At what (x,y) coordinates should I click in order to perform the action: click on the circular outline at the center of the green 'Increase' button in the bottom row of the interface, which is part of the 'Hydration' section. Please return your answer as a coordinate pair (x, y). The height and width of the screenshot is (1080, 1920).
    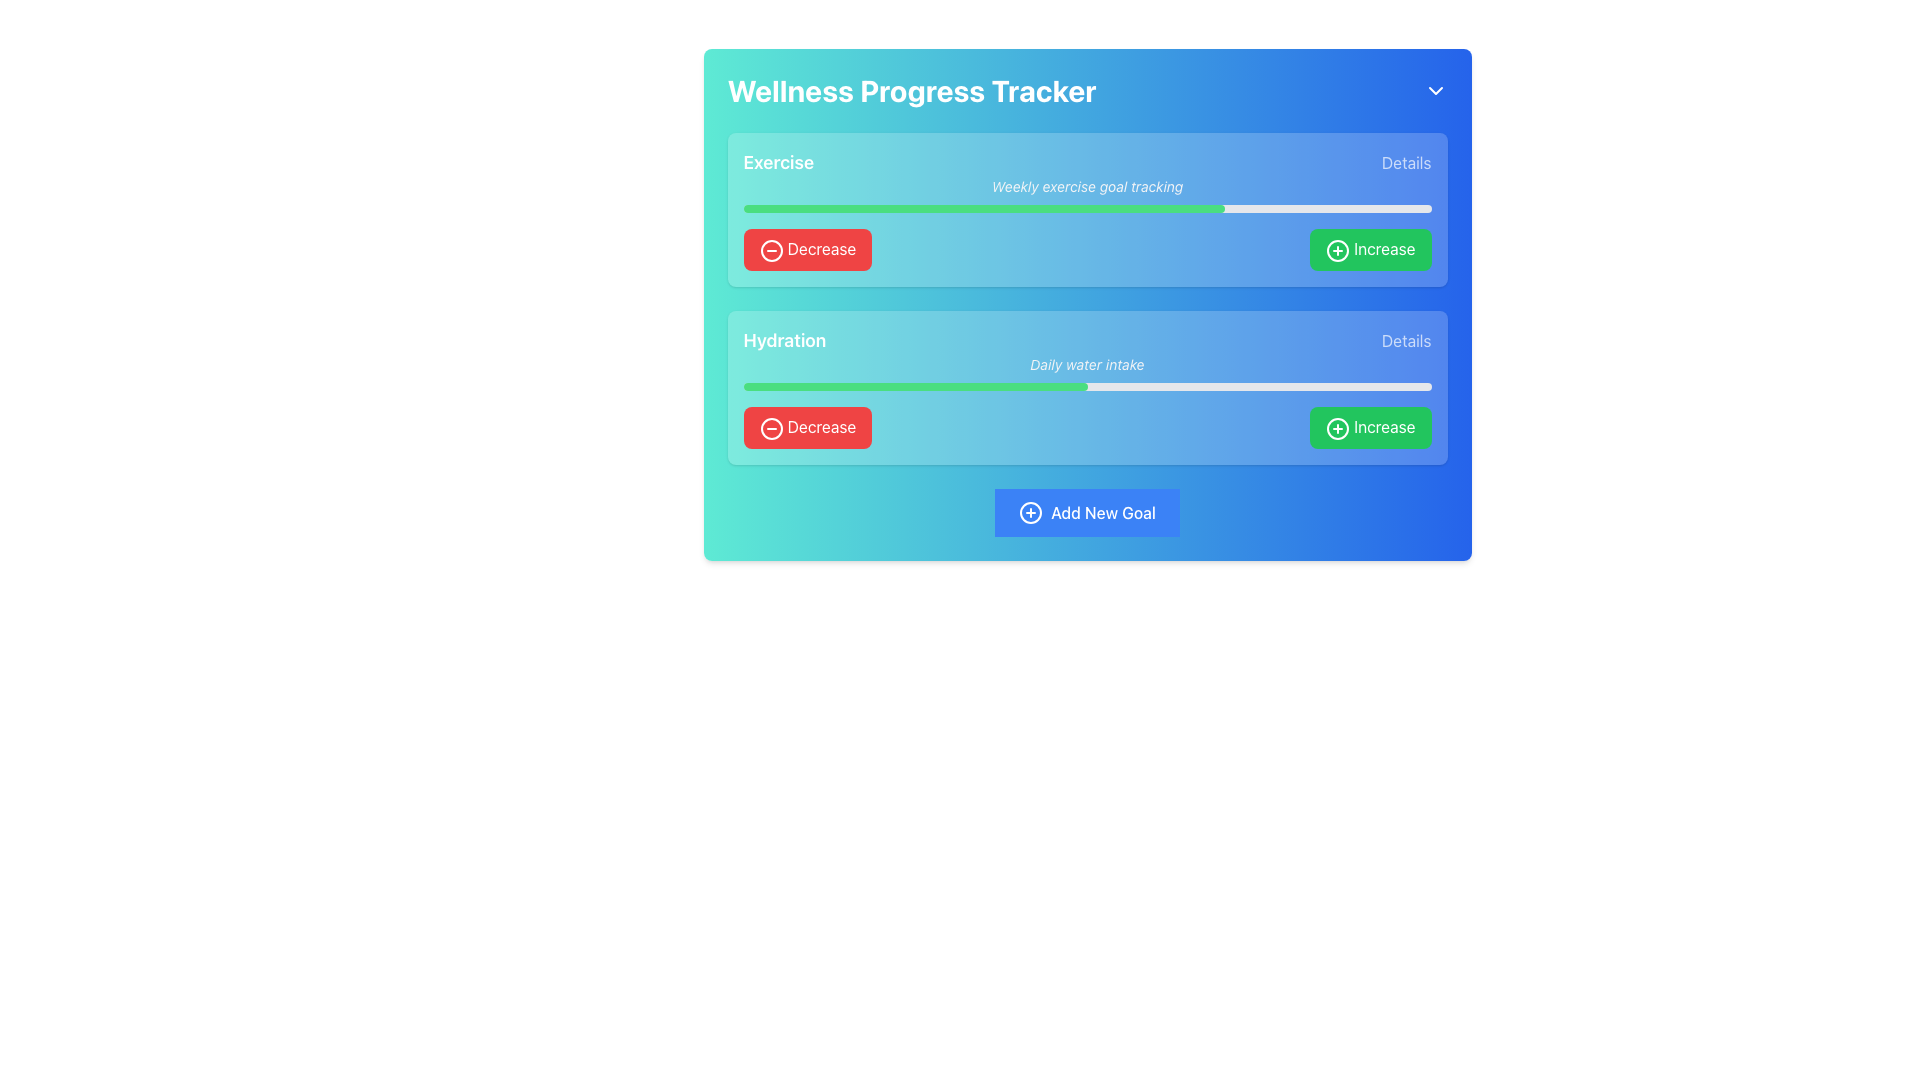
    Looking at the image, I should click on (1337, 427).